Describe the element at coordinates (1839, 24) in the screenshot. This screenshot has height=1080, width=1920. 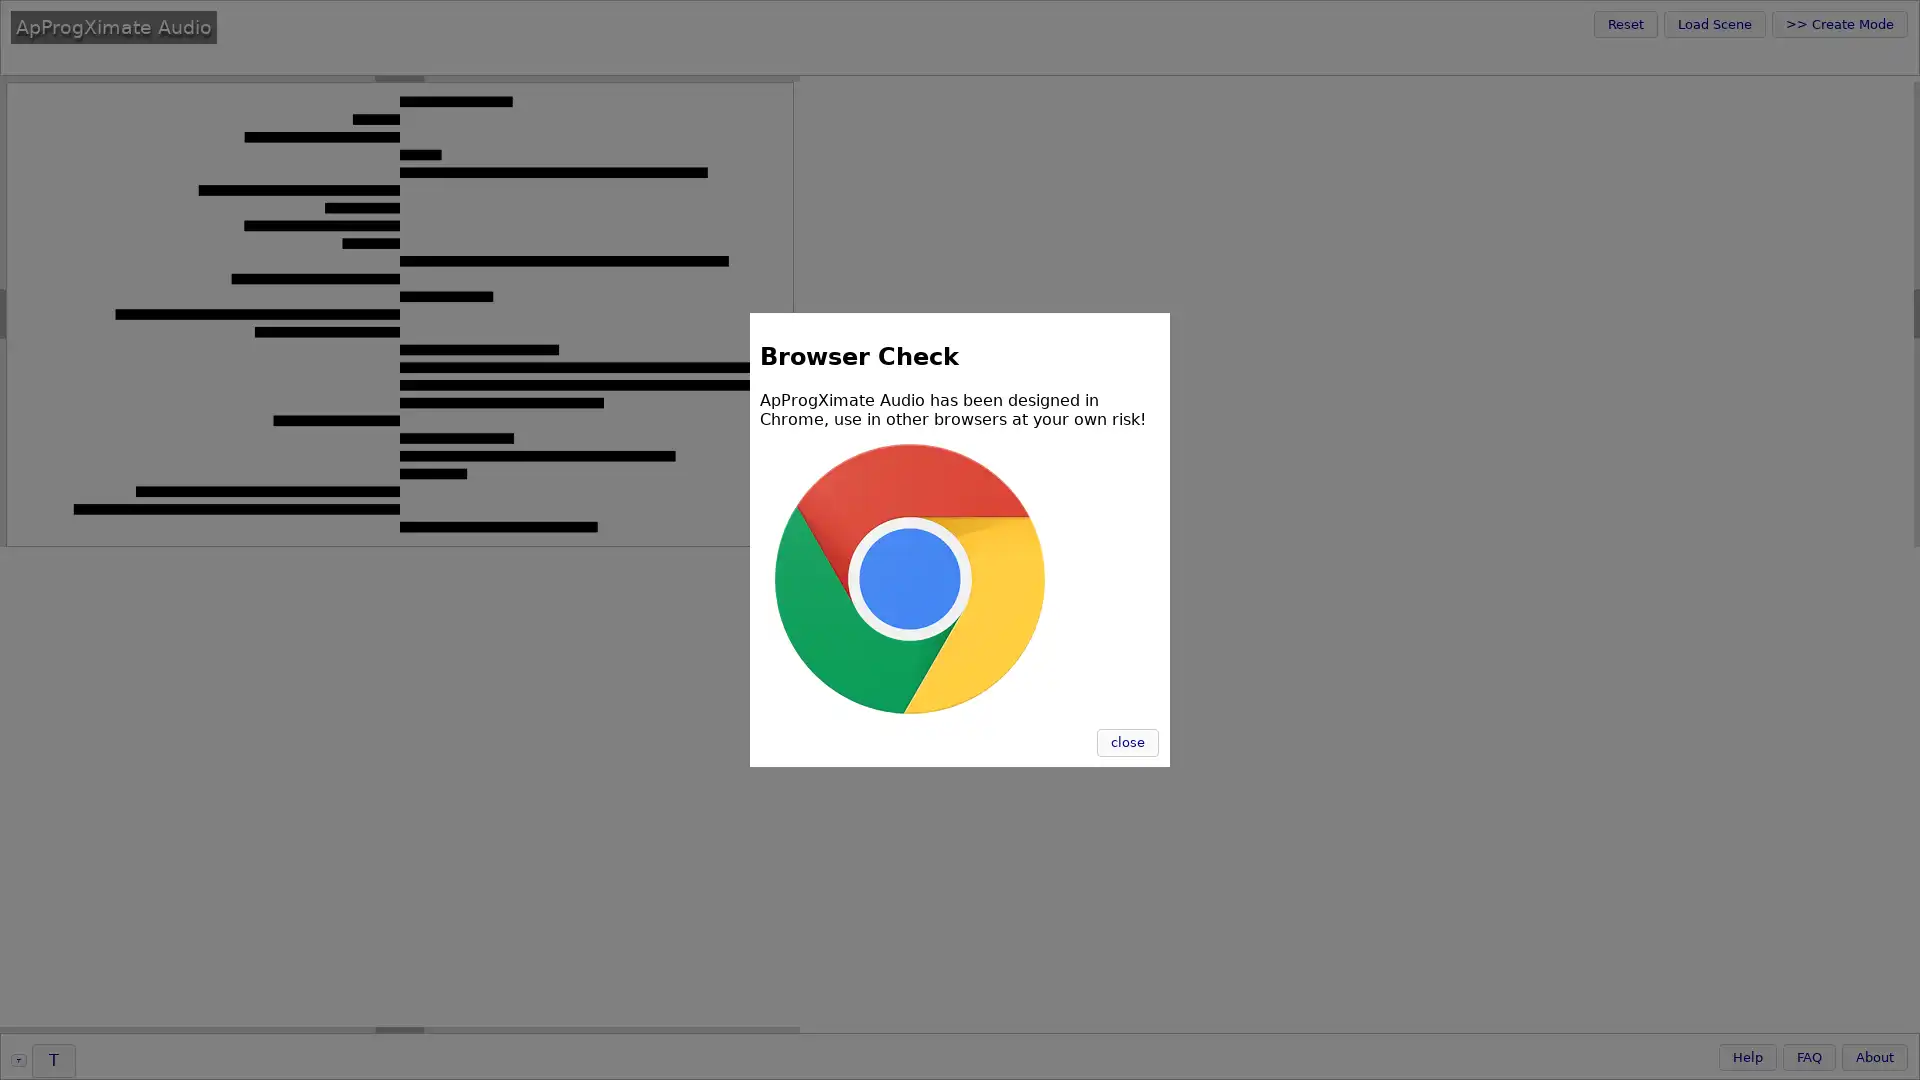
I see `>> Create Mode` at that location.